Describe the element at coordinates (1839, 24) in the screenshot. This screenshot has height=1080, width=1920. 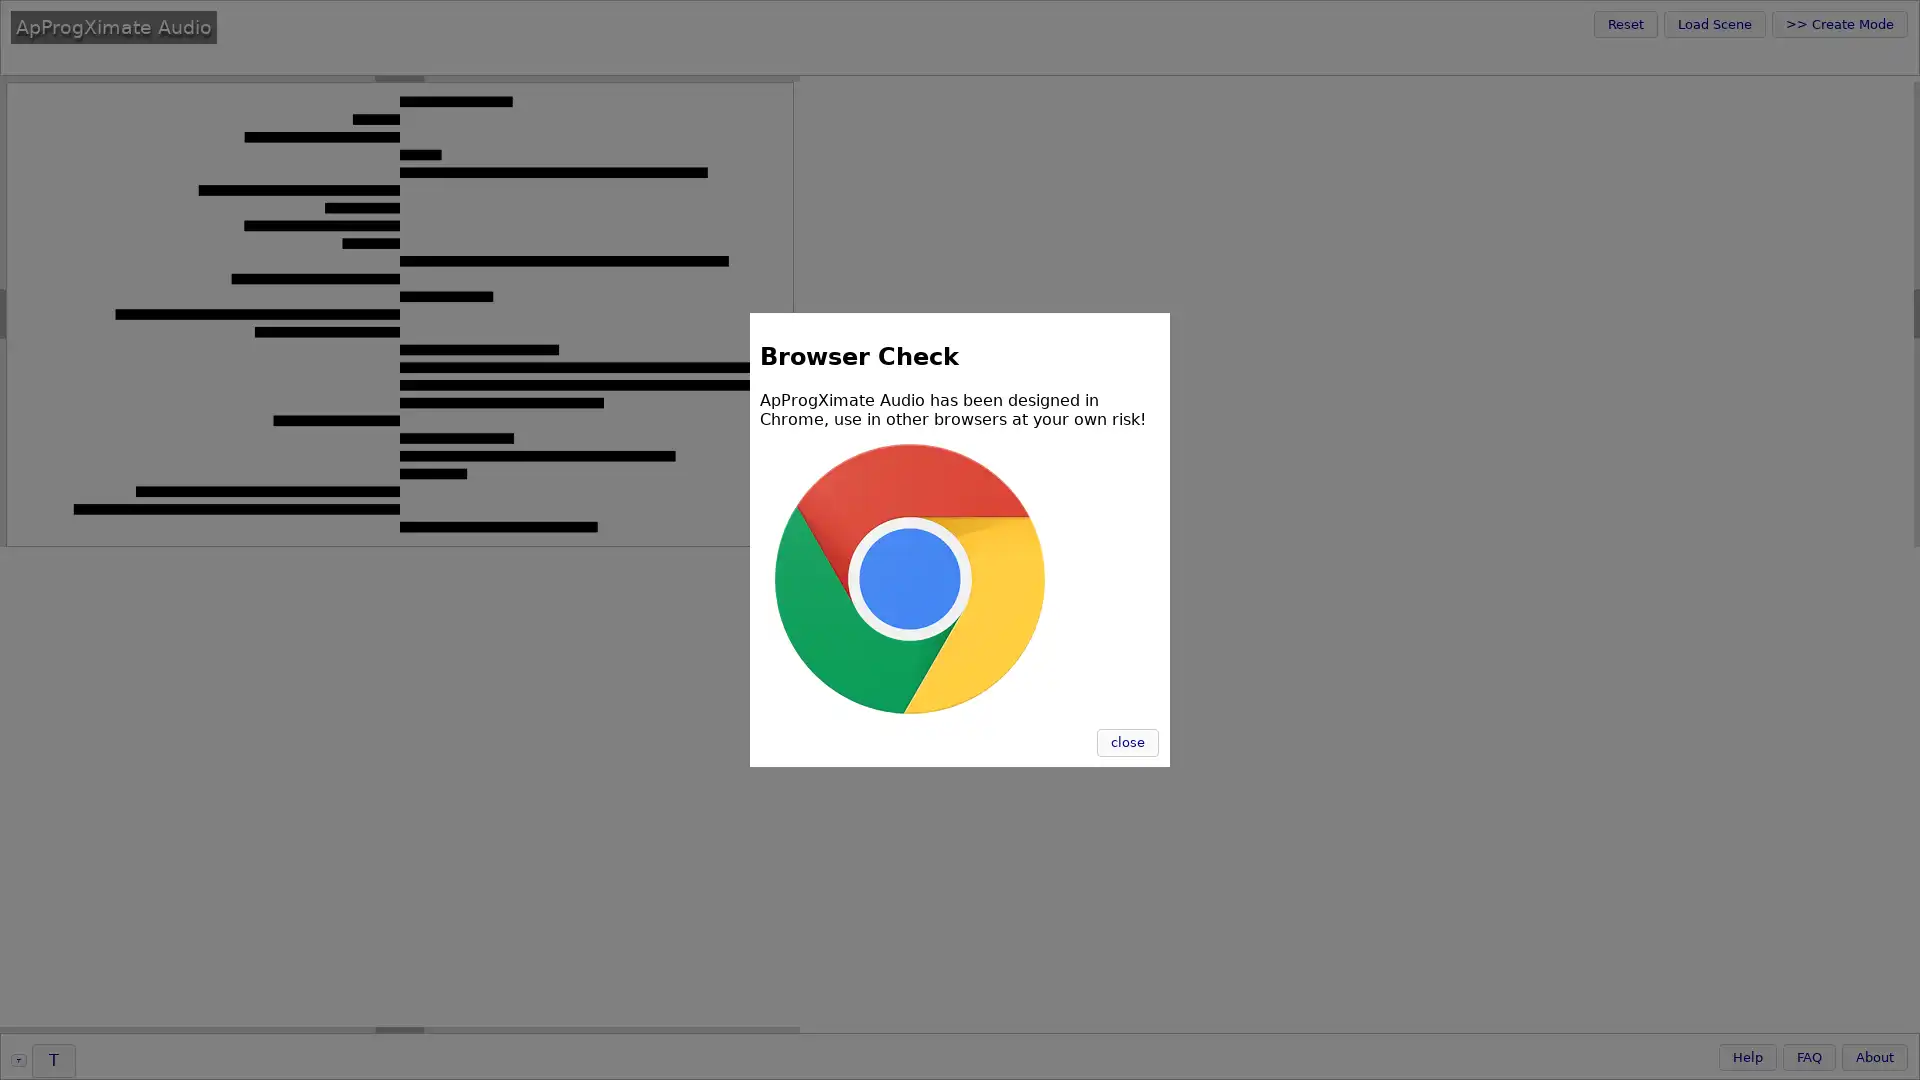
I see `>> Create Mode` at that location.